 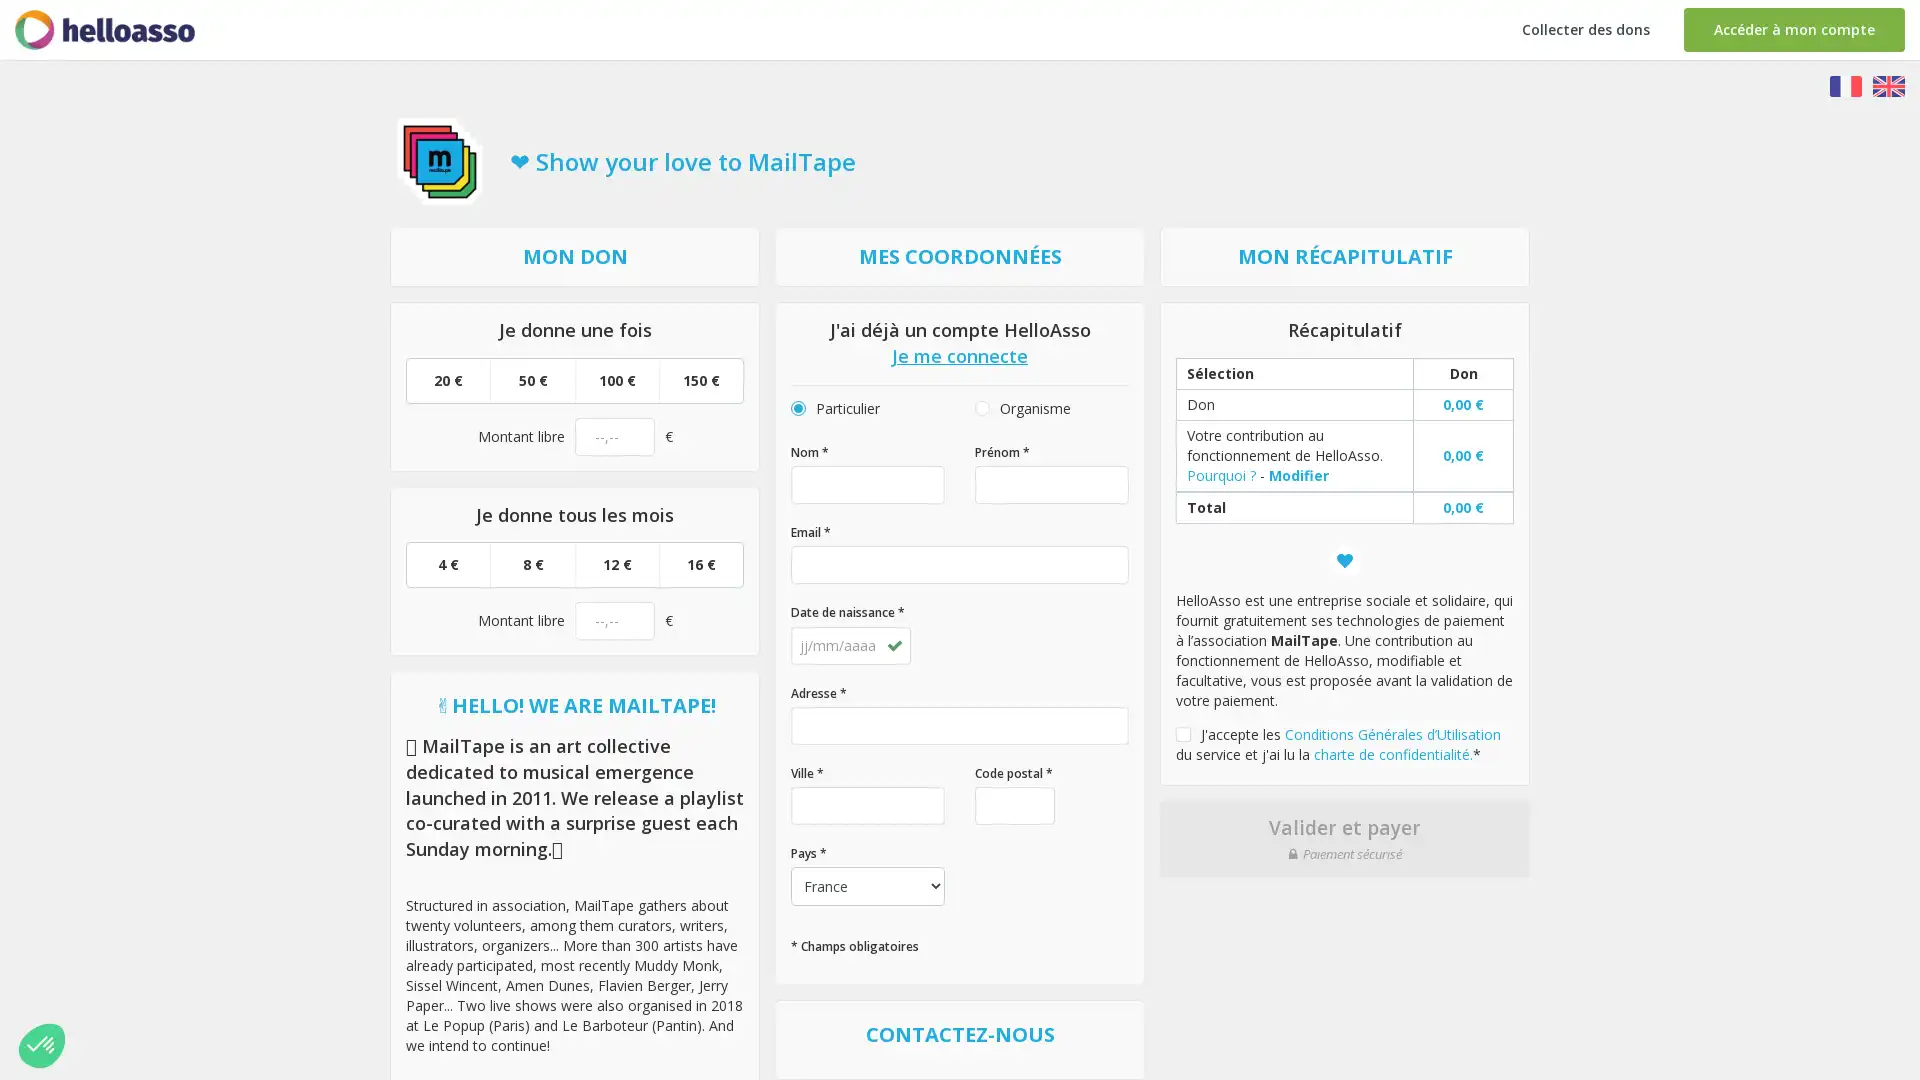 I want to click on Valider et payer Paiement securise, so click(x=1344, y=840).